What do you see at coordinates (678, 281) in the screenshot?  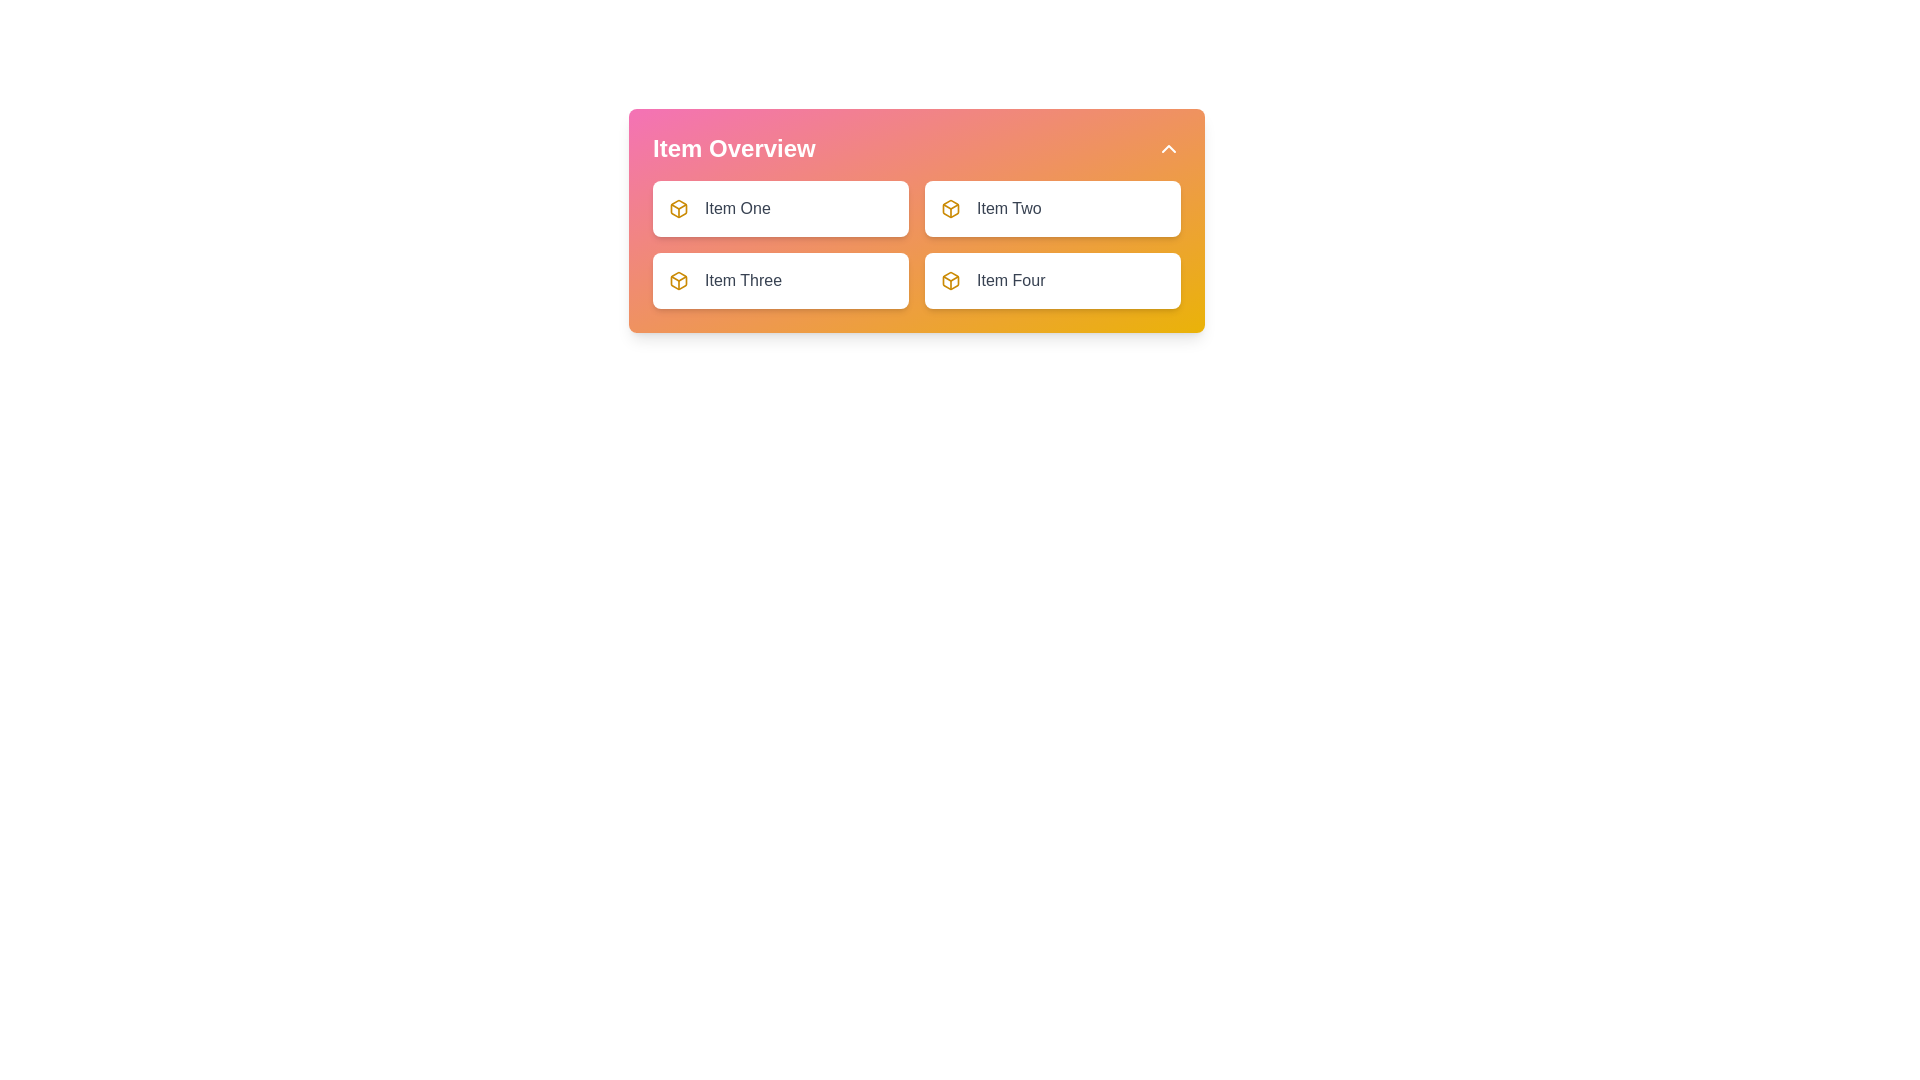 I see `the small, square-shaped yellow-orange icon representing a 3D box located to the left of the text-label 'Item Three' in the 'Item Overview' list` at bounding box center [678, 281].